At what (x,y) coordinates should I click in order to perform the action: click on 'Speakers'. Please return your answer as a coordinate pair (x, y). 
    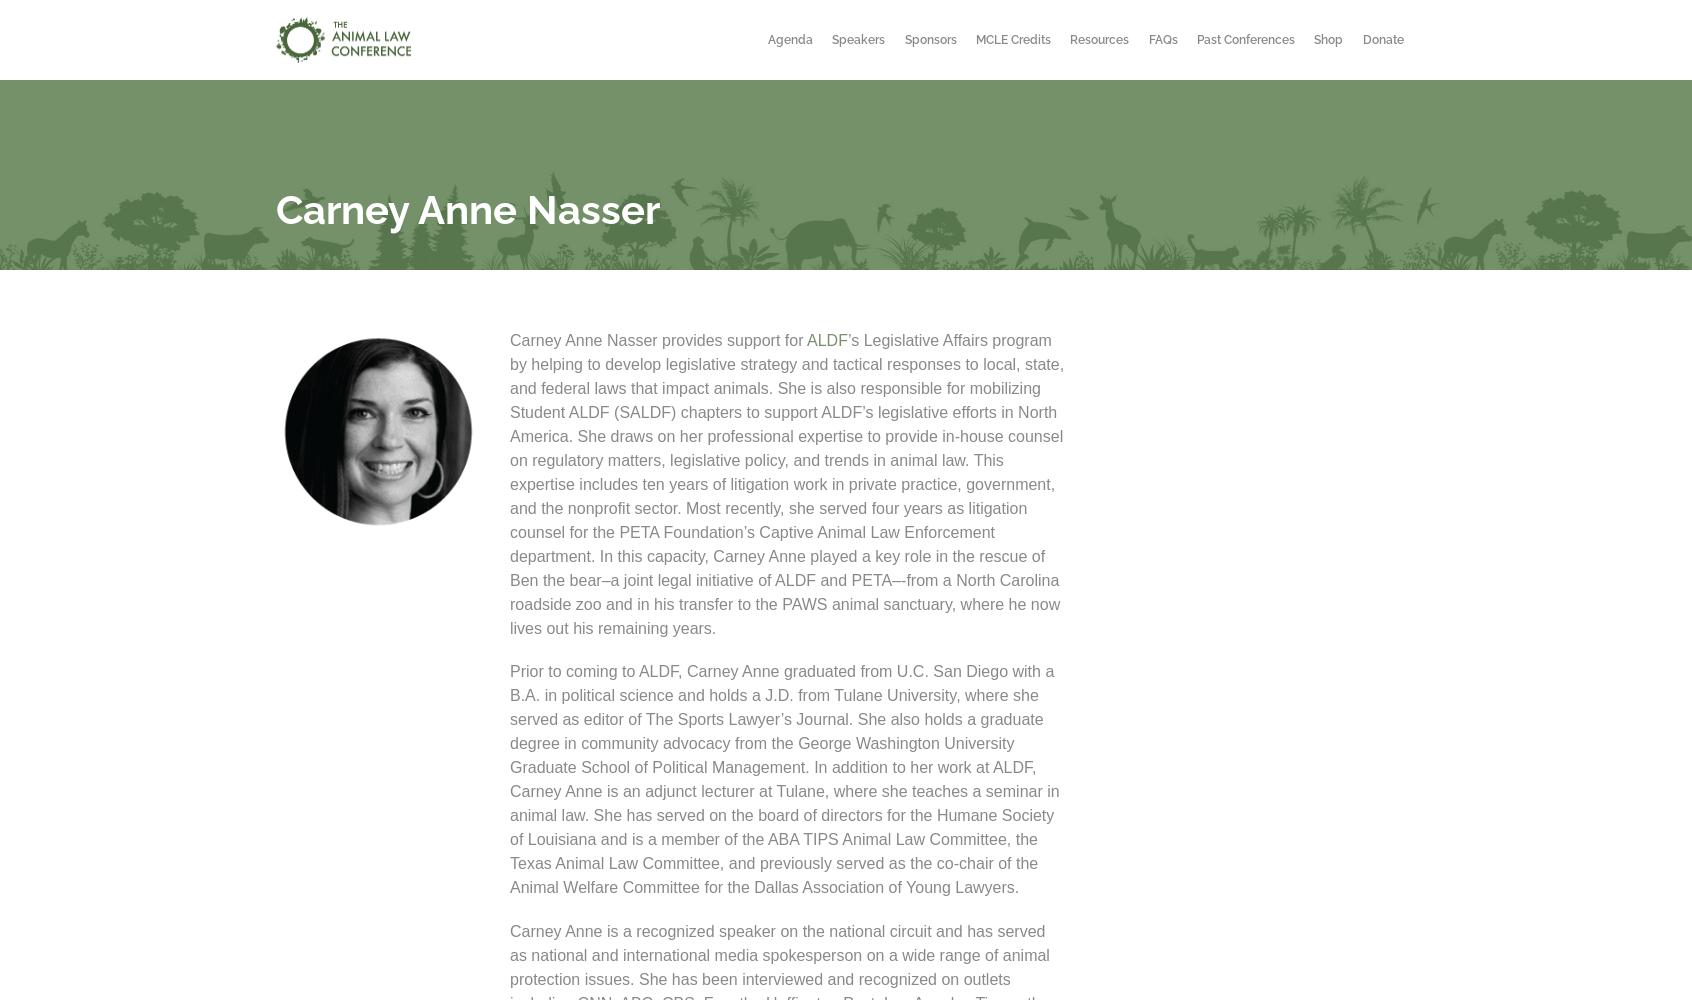
    Looking at the image, I should click on (831, 40).